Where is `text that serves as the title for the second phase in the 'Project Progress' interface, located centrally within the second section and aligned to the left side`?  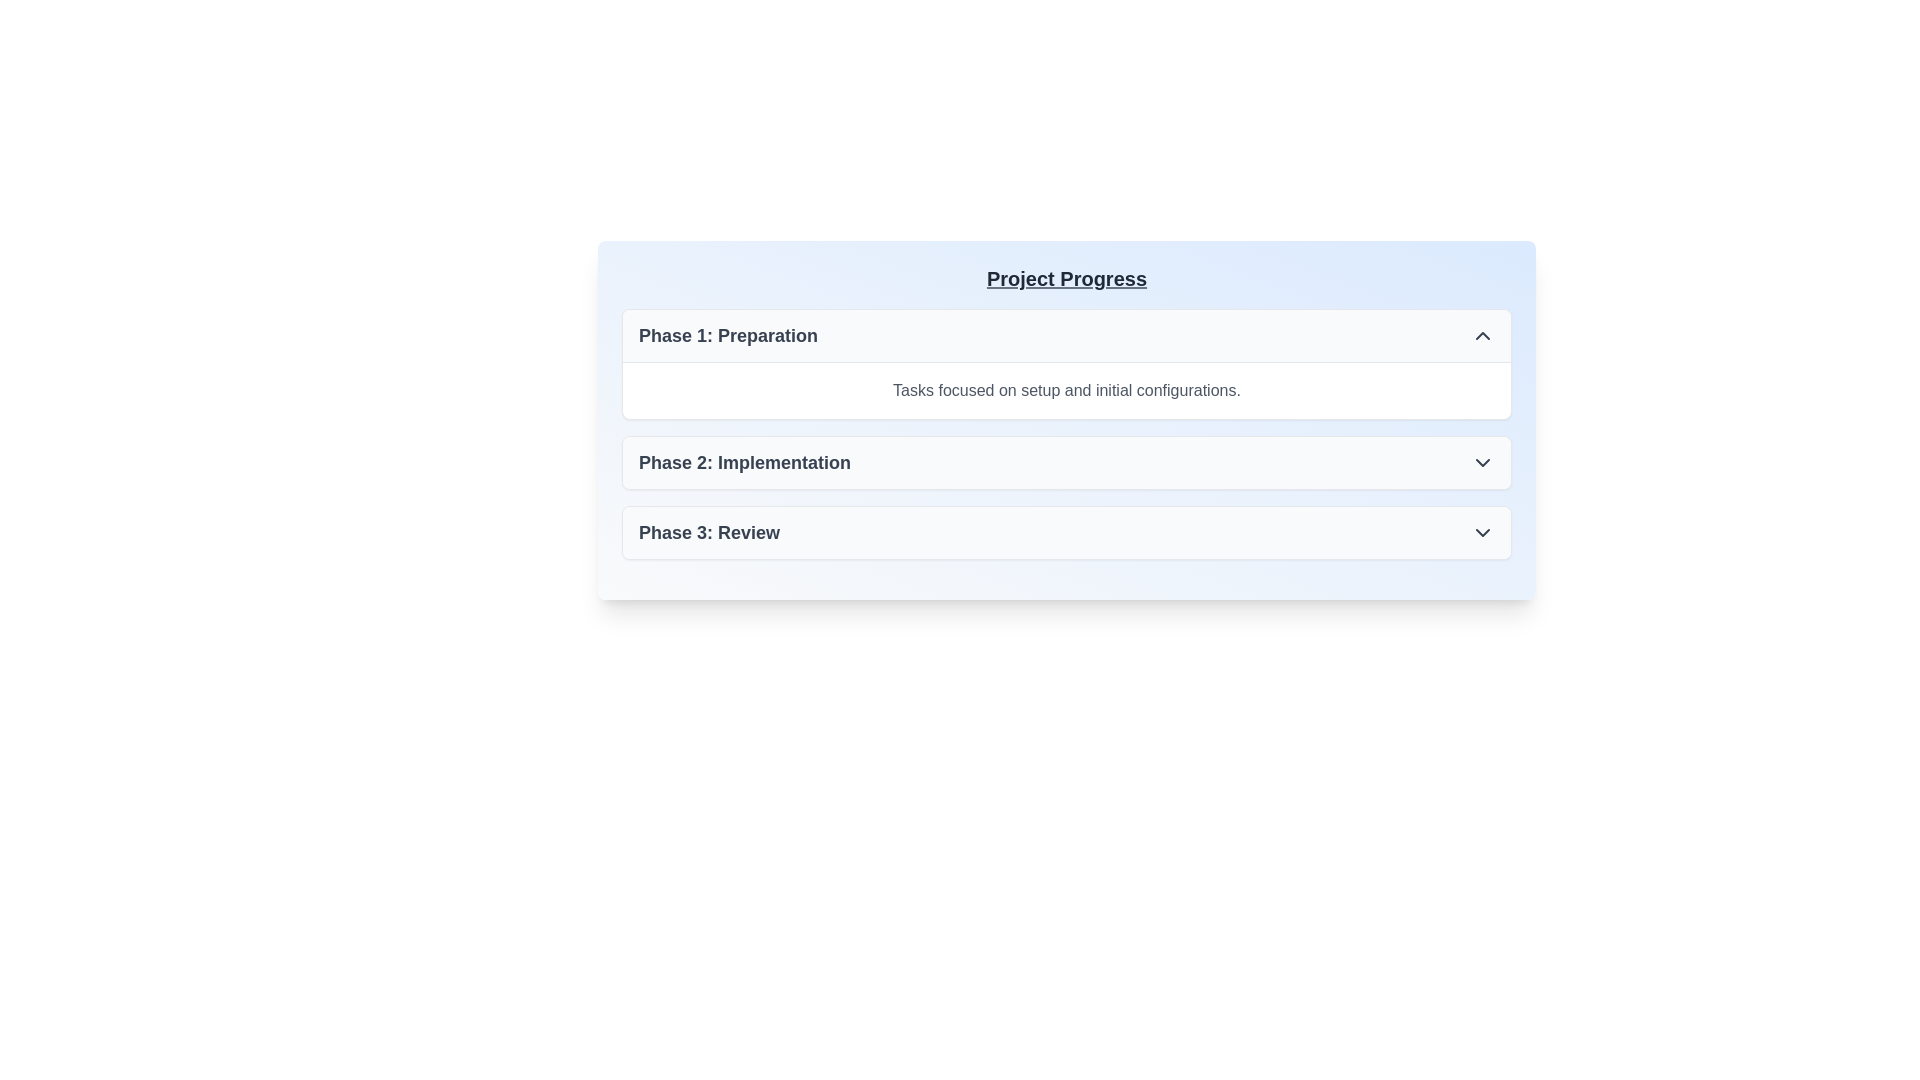
text that serves as the title for the second phase in the 'Project Progress' interface, located centrally within the second section and aligned to the left side is located at coordinates (743, 462).